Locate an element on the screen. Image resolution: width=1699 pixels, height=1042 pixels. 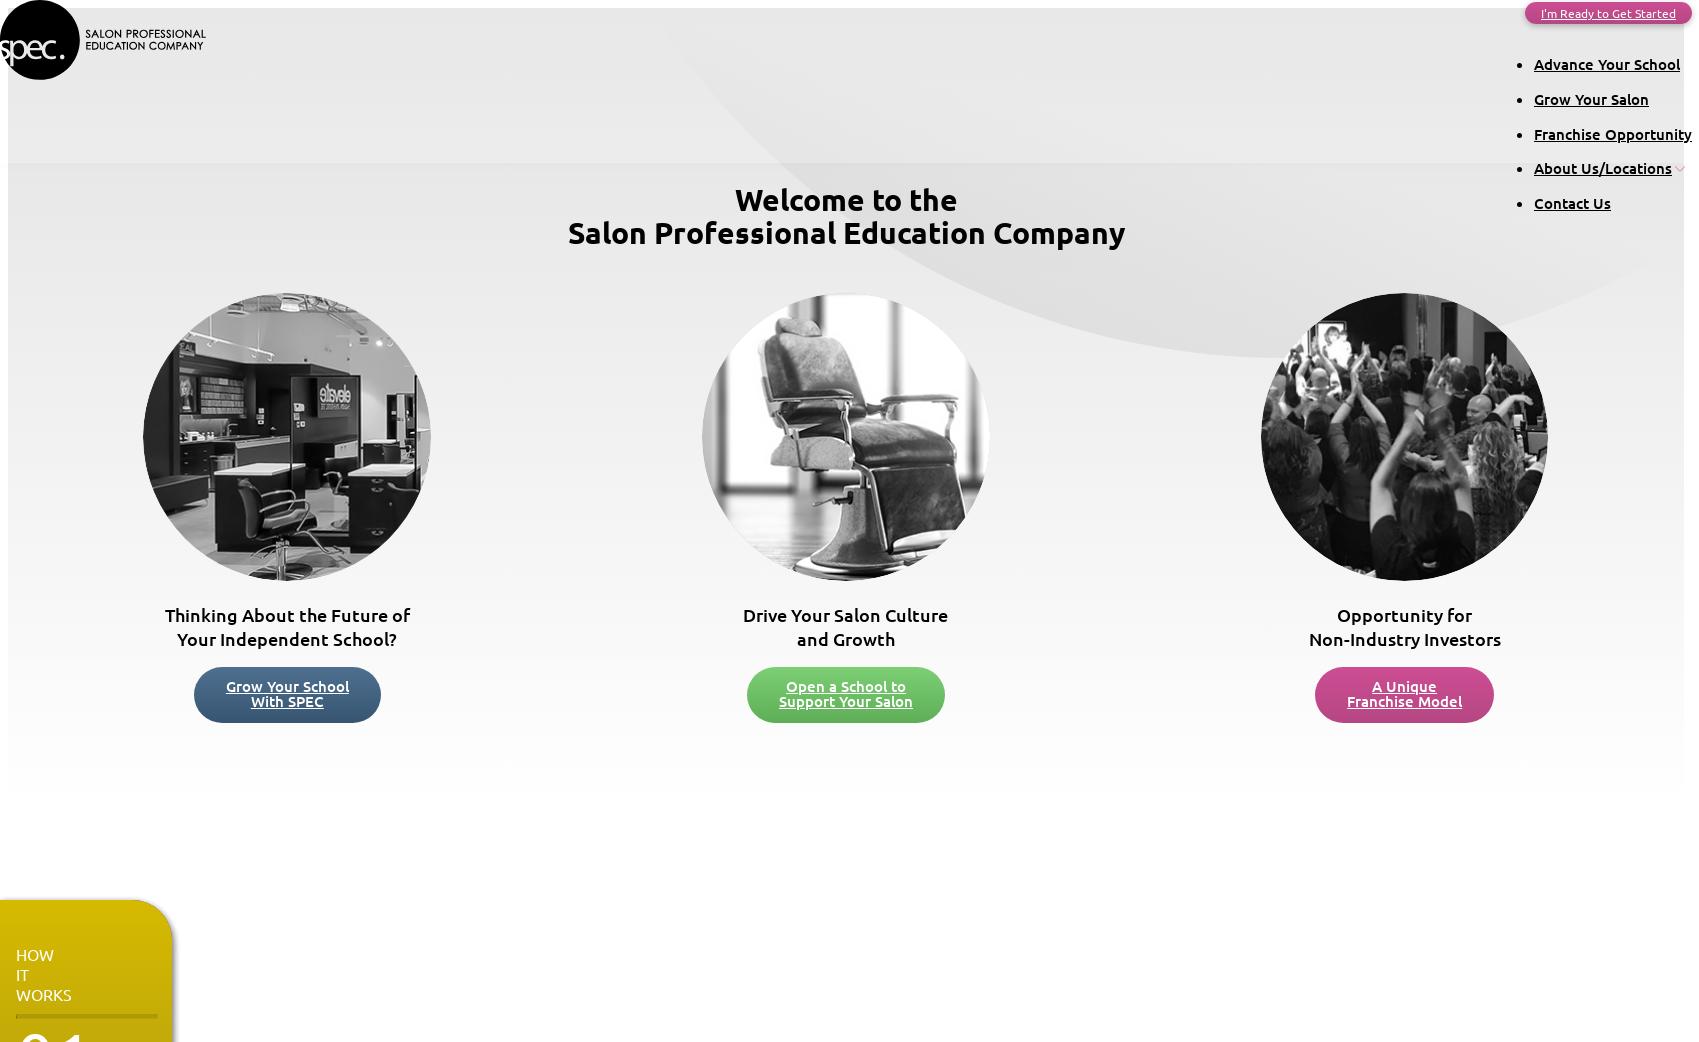
'Drive Your Salon Culture' is located at coordinates (845, 613).